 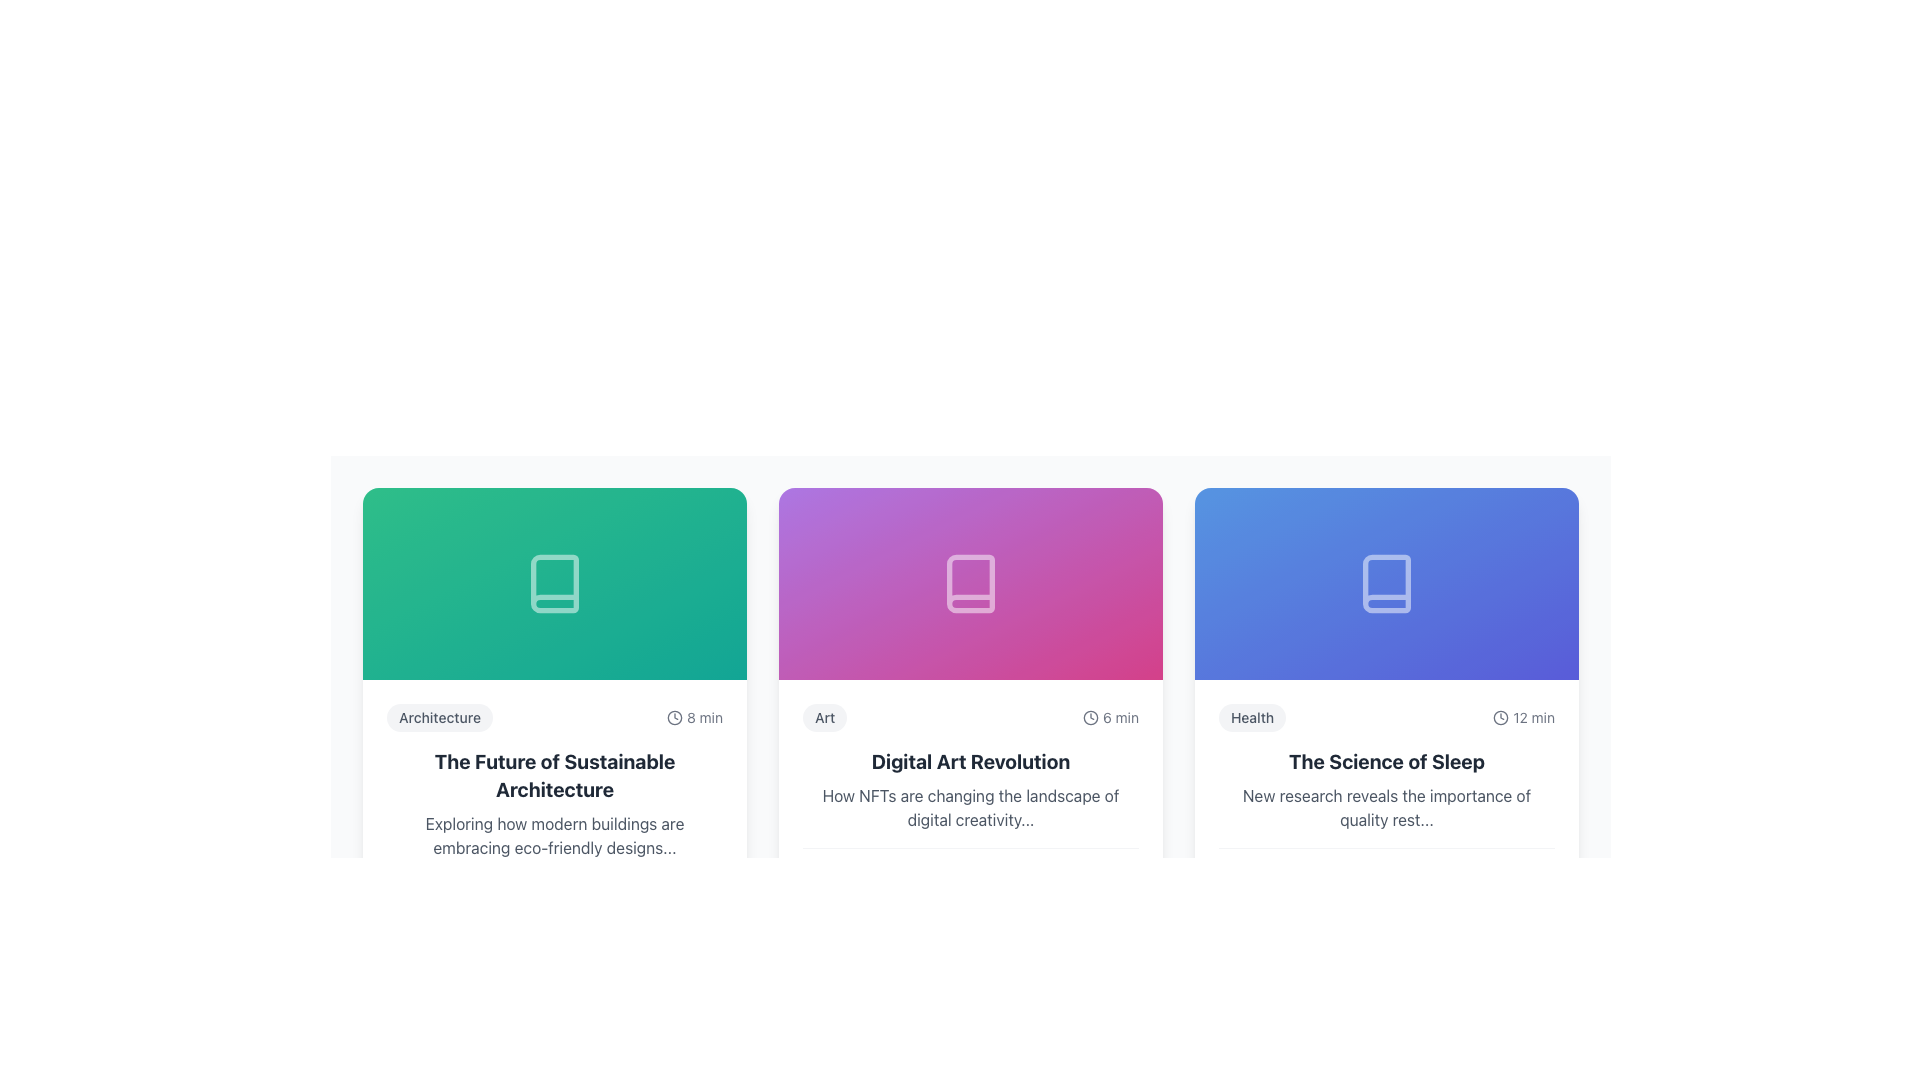 I want to click on the text block displaying 'The Future of Sustainable Architecture', so click(x=555, y=774).